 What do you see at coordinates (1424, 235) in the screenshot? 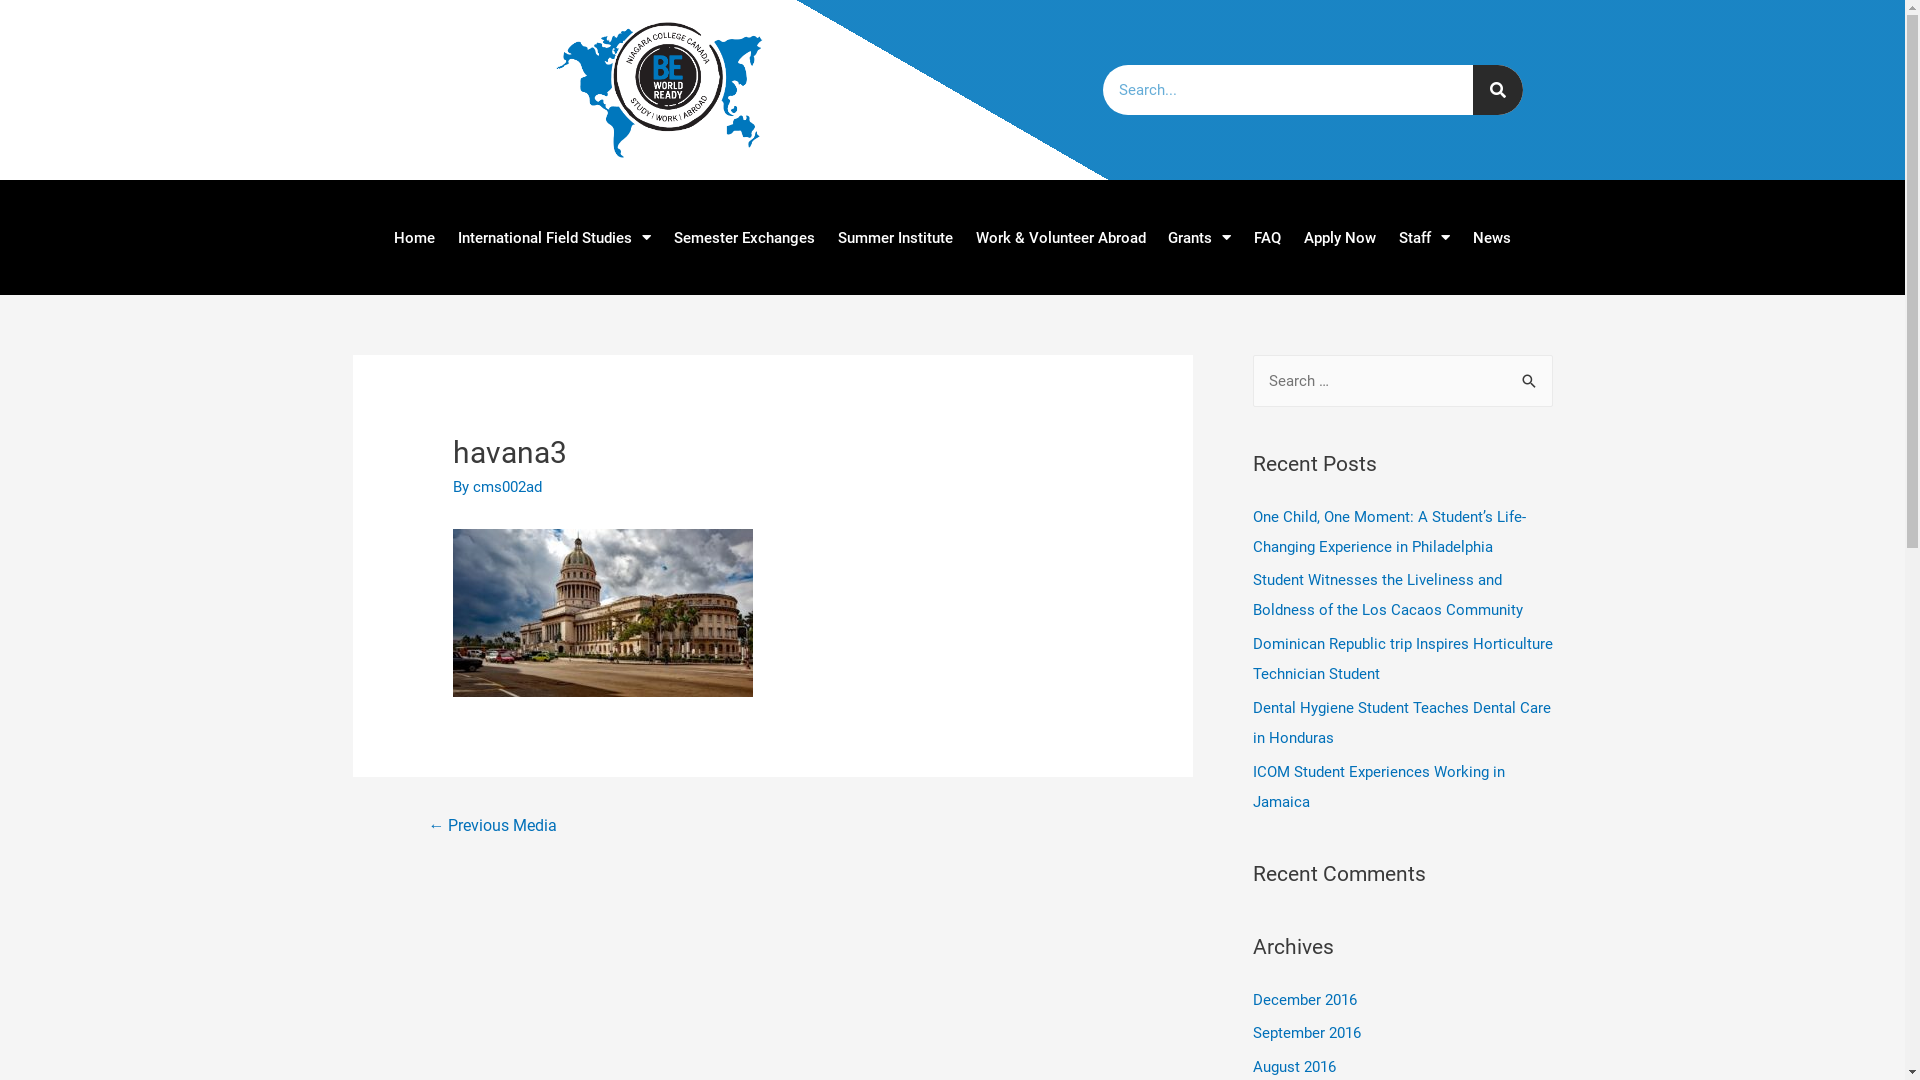
I see `'Staff'` at bounding box center [1424, 235].